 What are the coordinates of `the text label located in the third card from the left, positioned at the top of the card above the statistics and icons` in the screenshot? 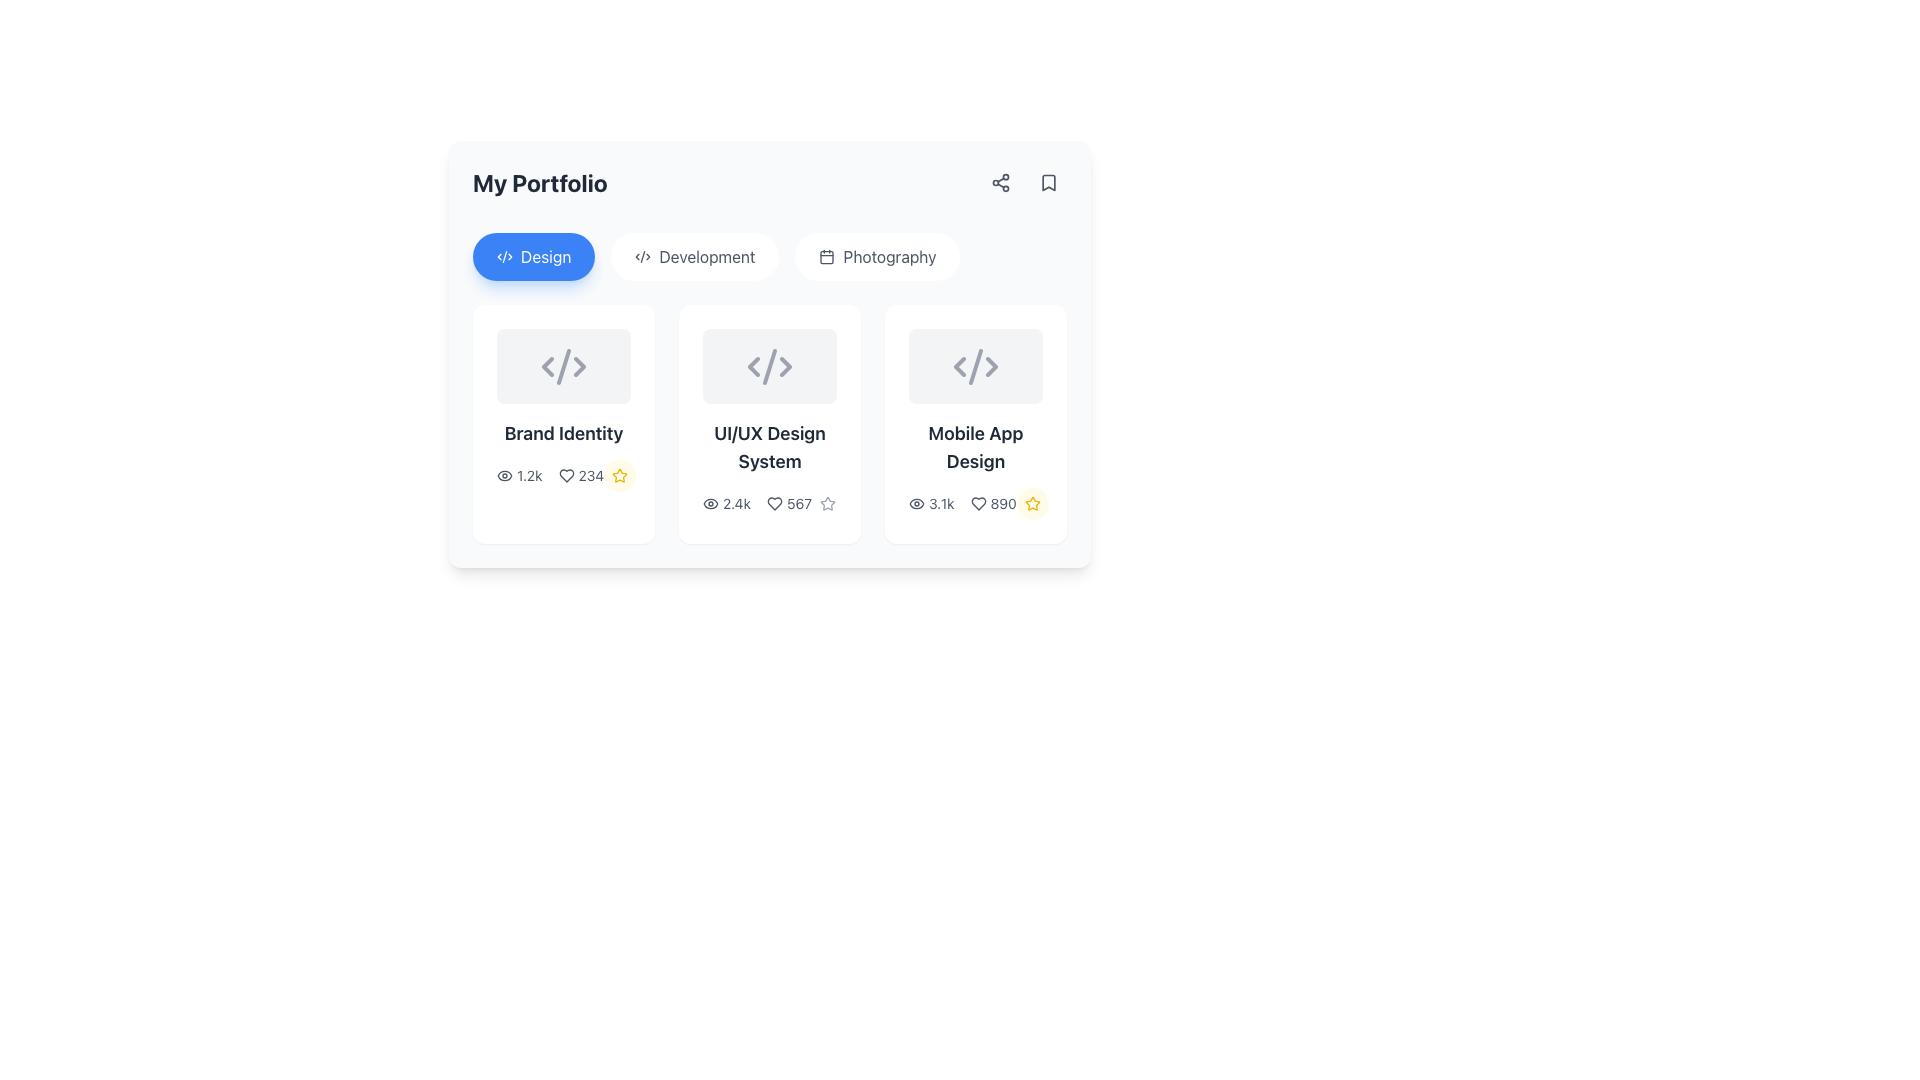 It's located at (975, 446).